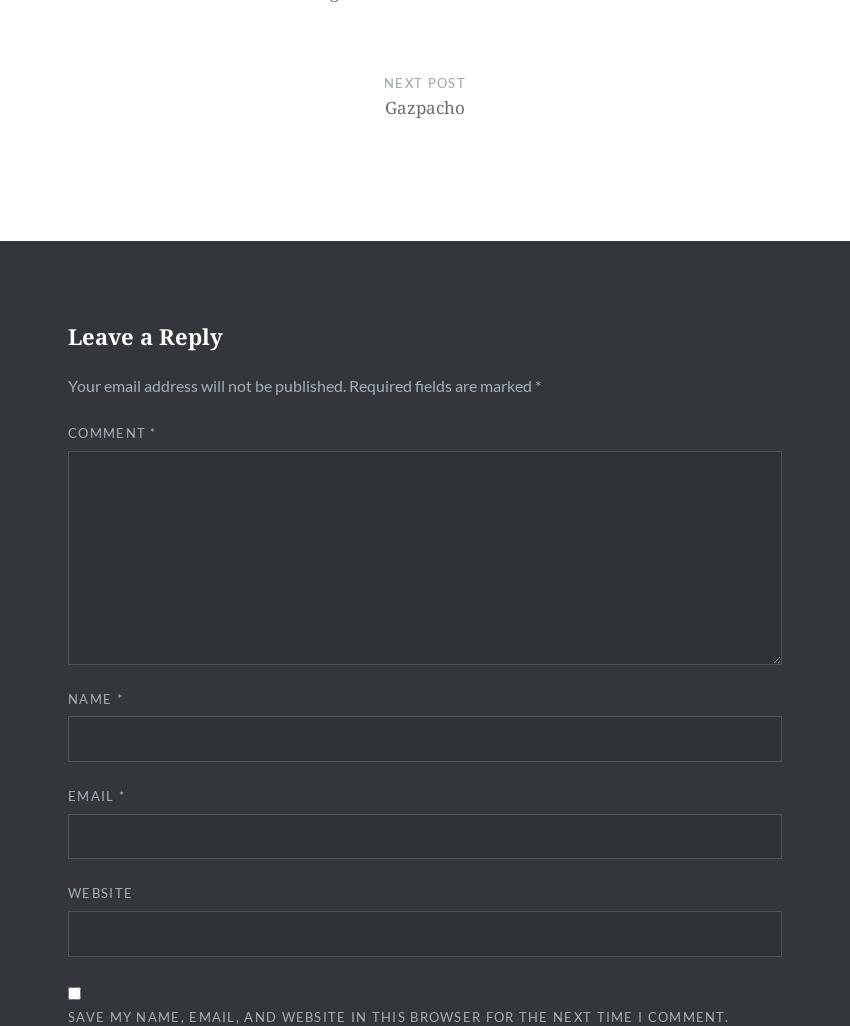 This screenshot has height=1026, width=850. I want to click on 'Name', so click(90, 696).